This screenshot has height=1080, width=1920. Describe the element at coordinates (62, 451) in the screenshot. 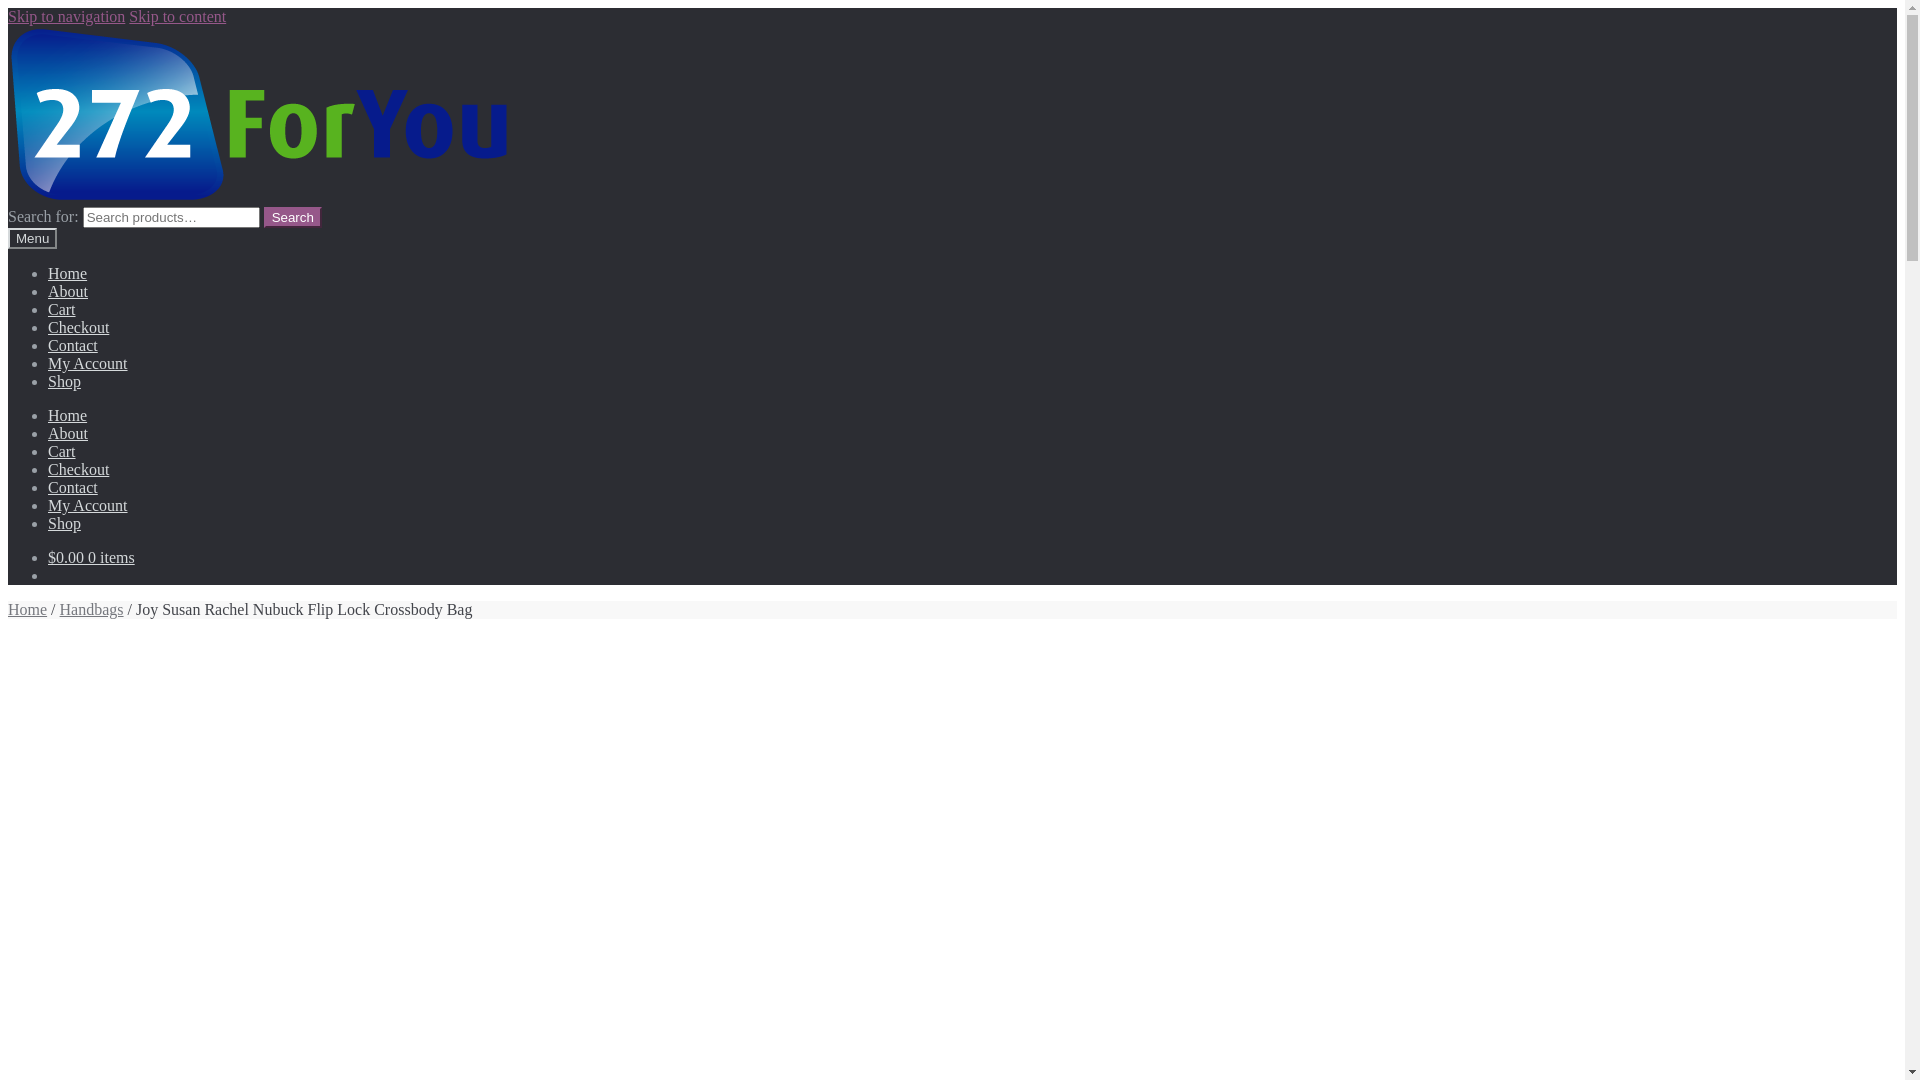

I see `'Cart'` at that location.